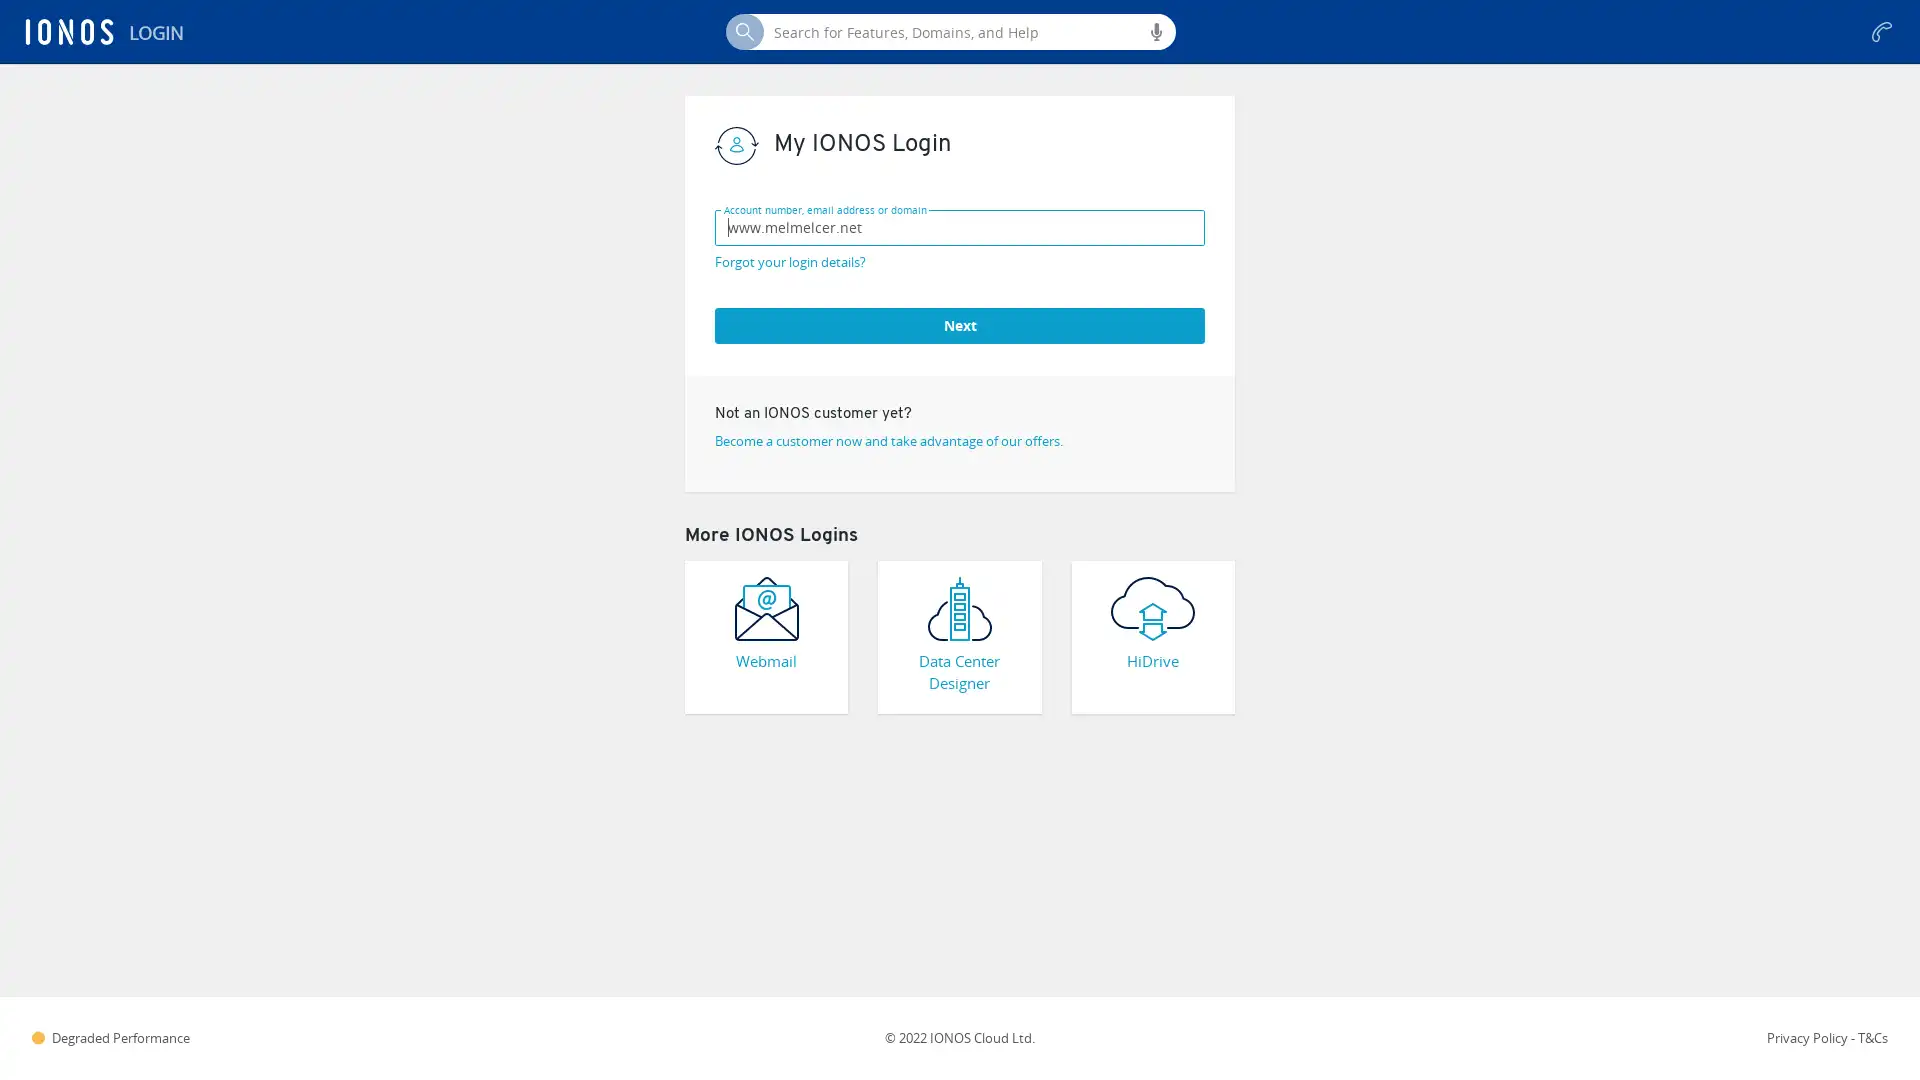 This screenshot has height=1080, width=1920. What do you see at coordinates (960, 323) in the screenshot?
I see `Next` at bounding box center [960, 323].